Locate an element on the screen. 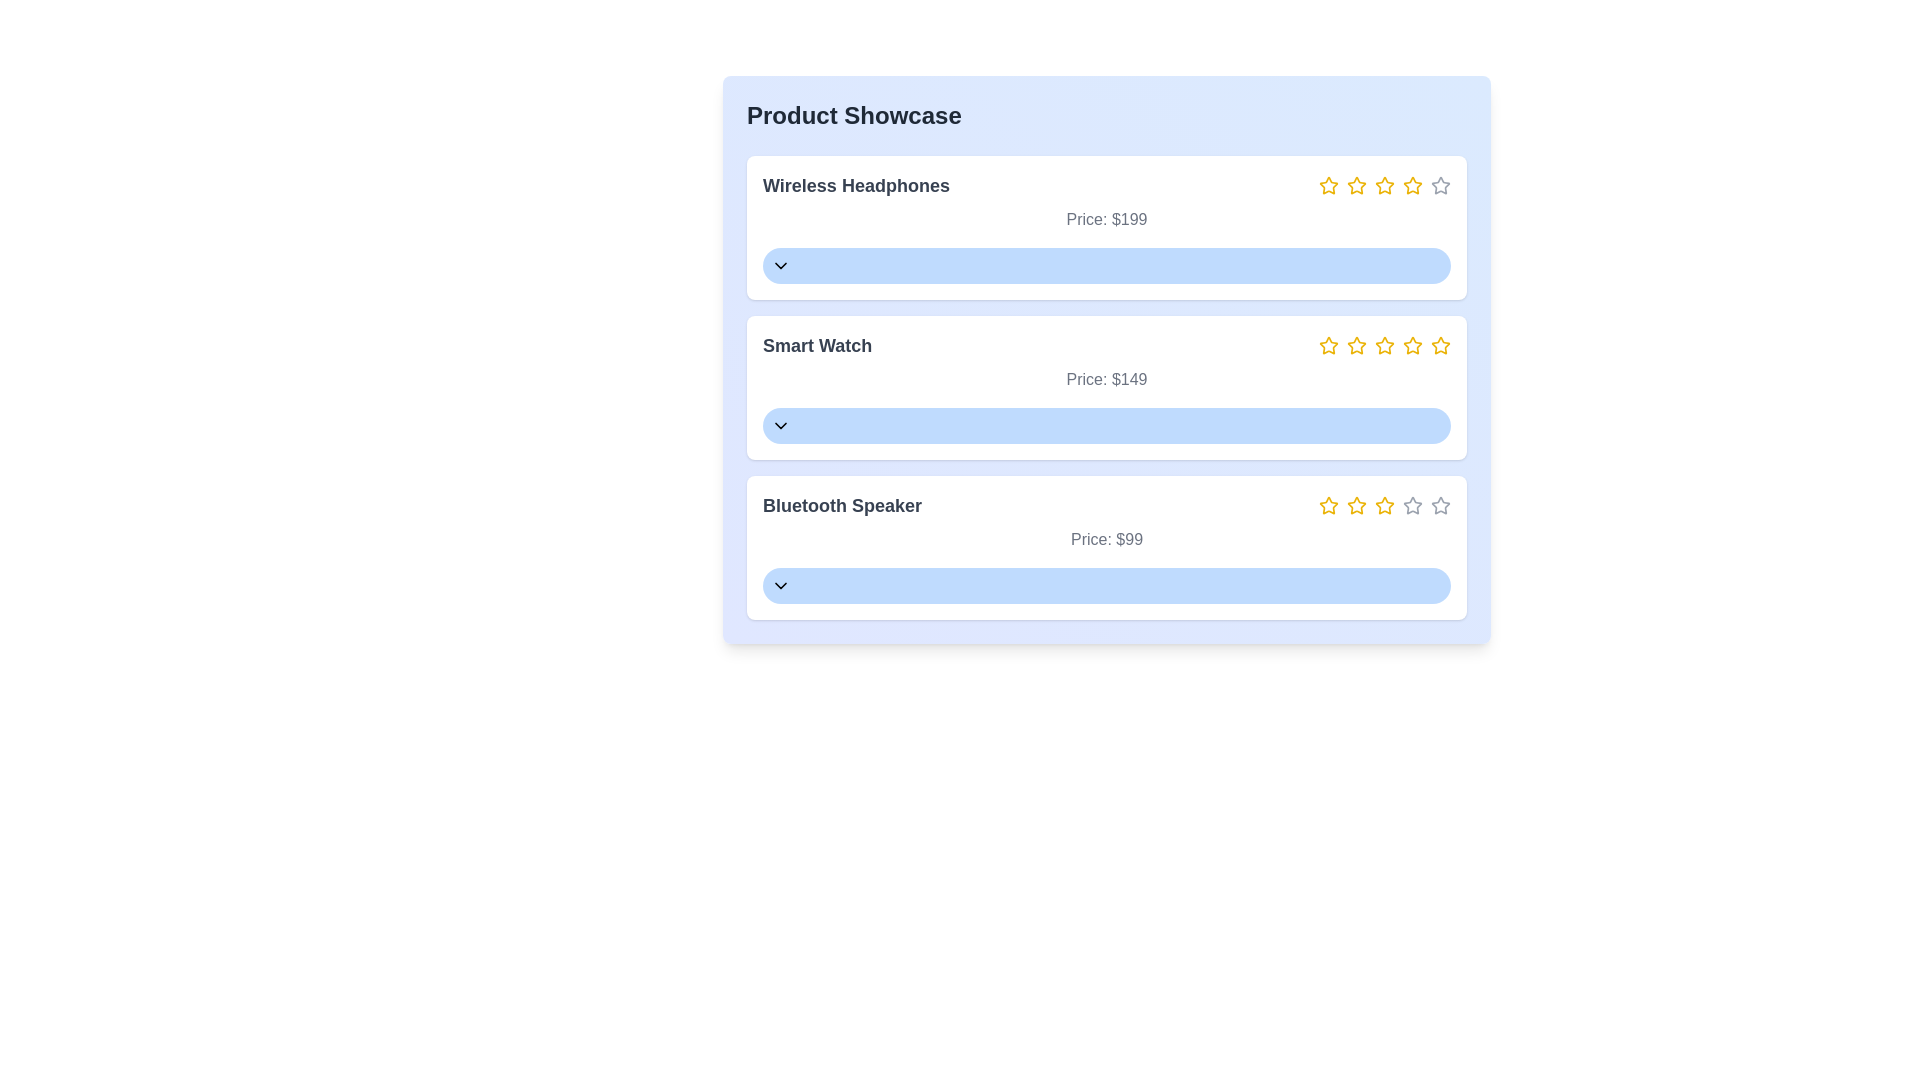 The height and width of the screenshot is (1080, 1920). the third star icon from the left in the star rating section of the Bluetooth Speaker product to rate it is located at coordinates (1357, 504).